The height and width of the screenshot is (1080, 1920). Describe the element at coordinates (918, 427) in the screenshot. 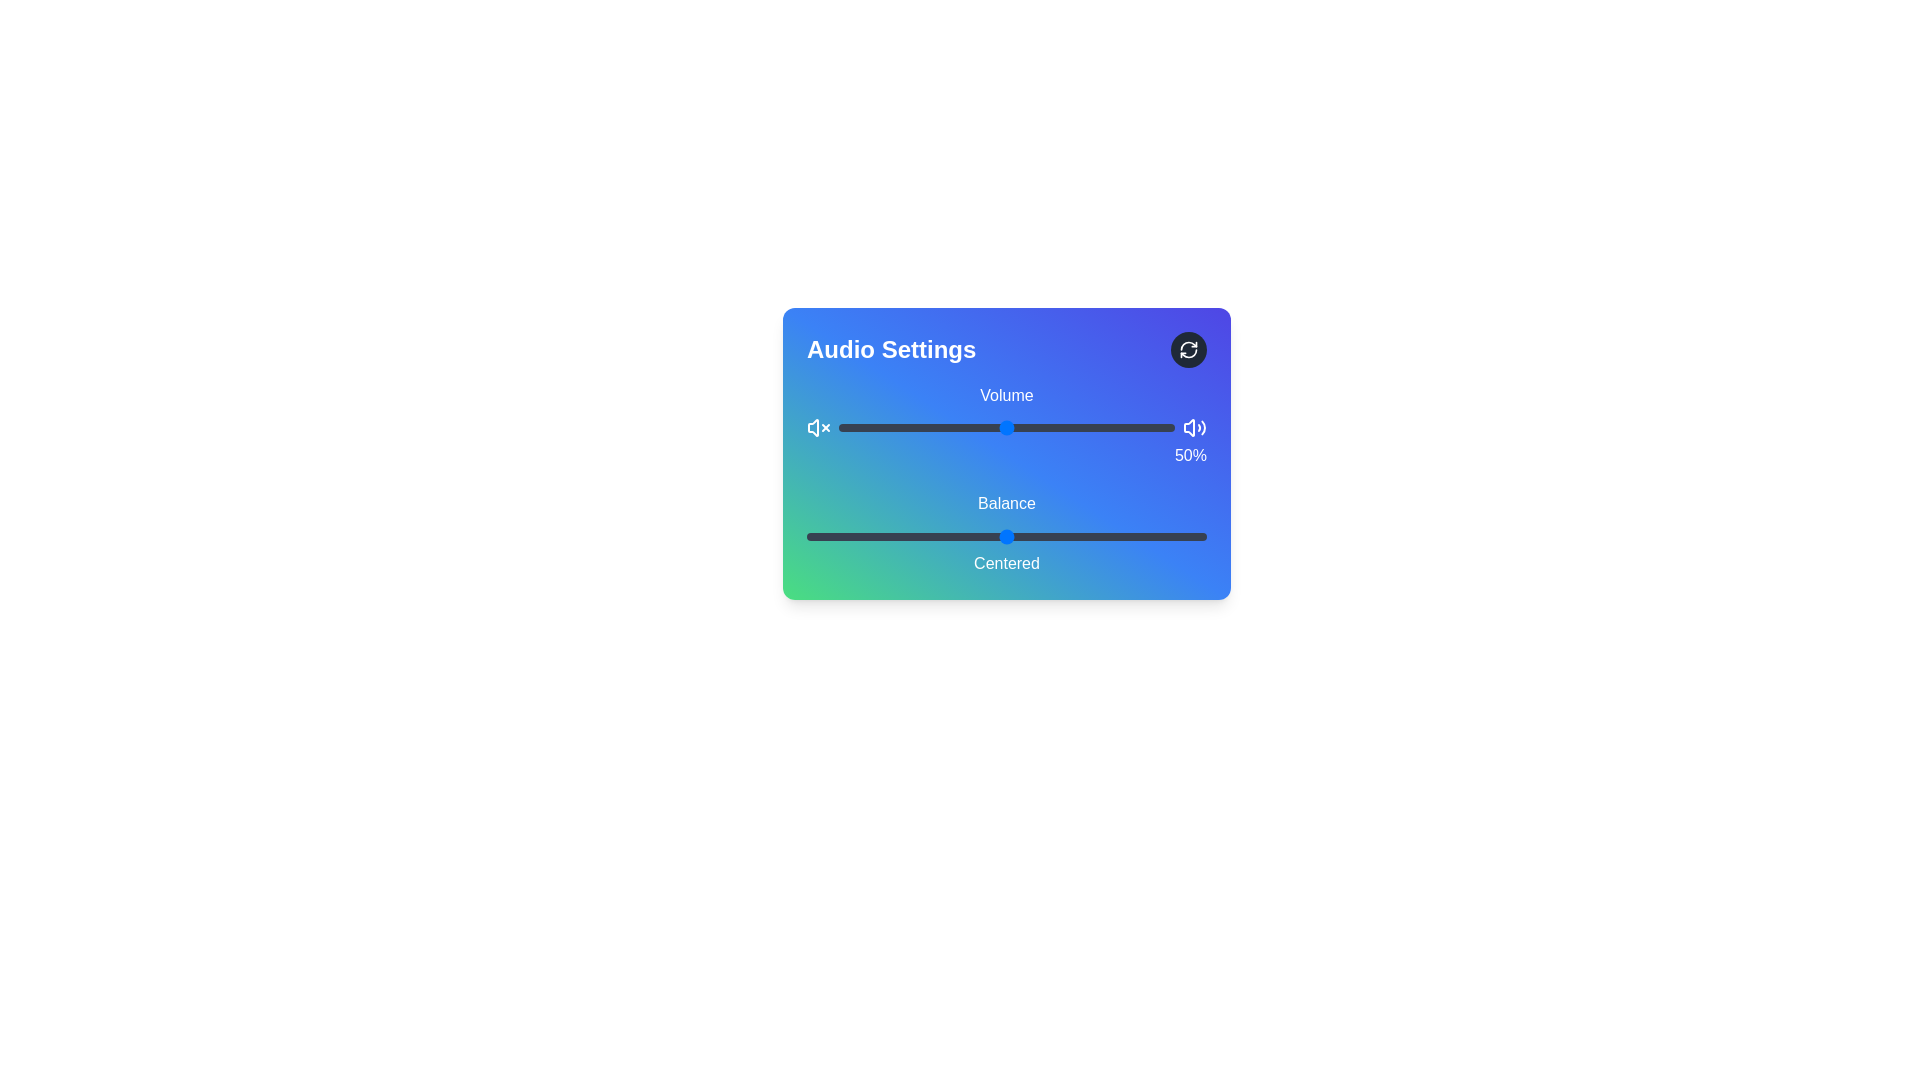

I see `the volume` at that location.